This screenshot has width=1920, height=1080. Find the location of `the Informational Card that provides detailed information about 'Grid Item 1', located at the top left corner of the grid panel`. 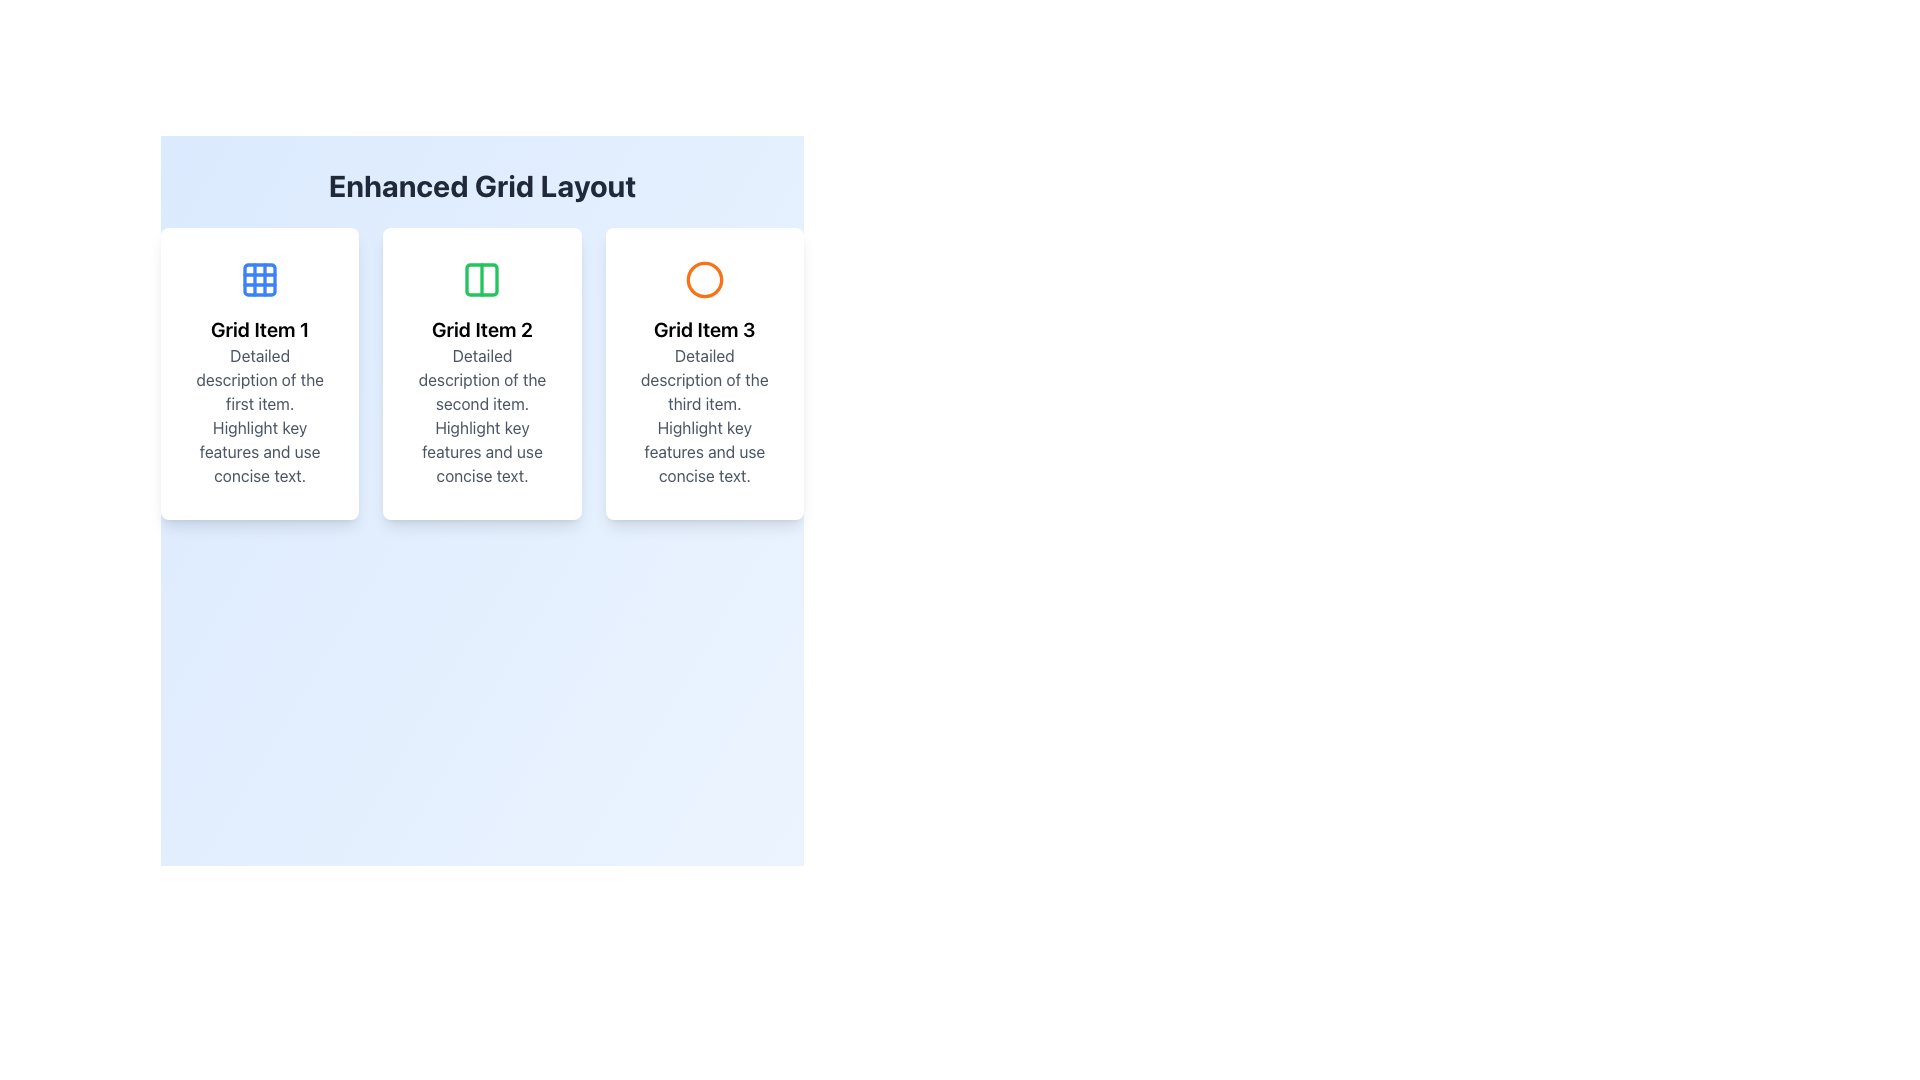

the Informational Card that provides detailed information about 'Grid Item 1', located at the top left corner of the grid panel is located at coordinates (259, 374).